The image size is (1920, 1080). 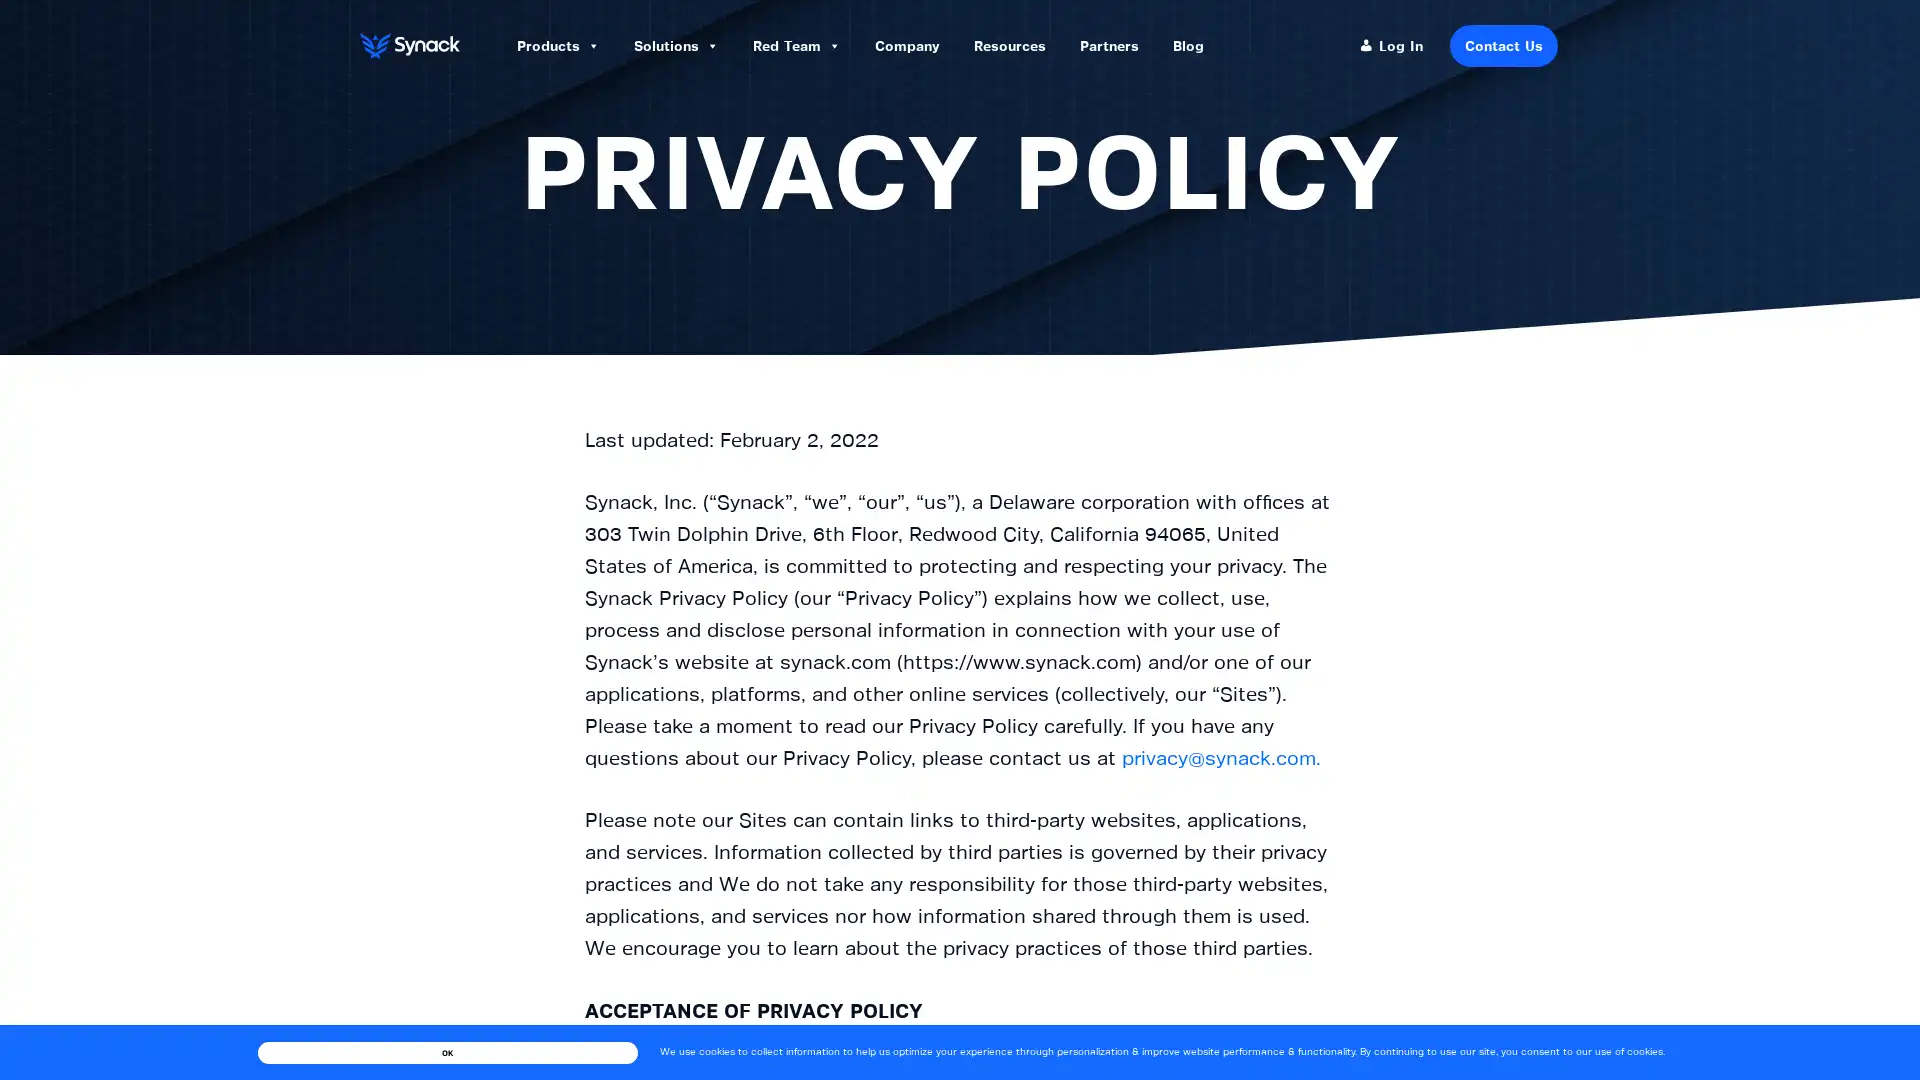 I want to click on OK, so click(x=445, y=1051).